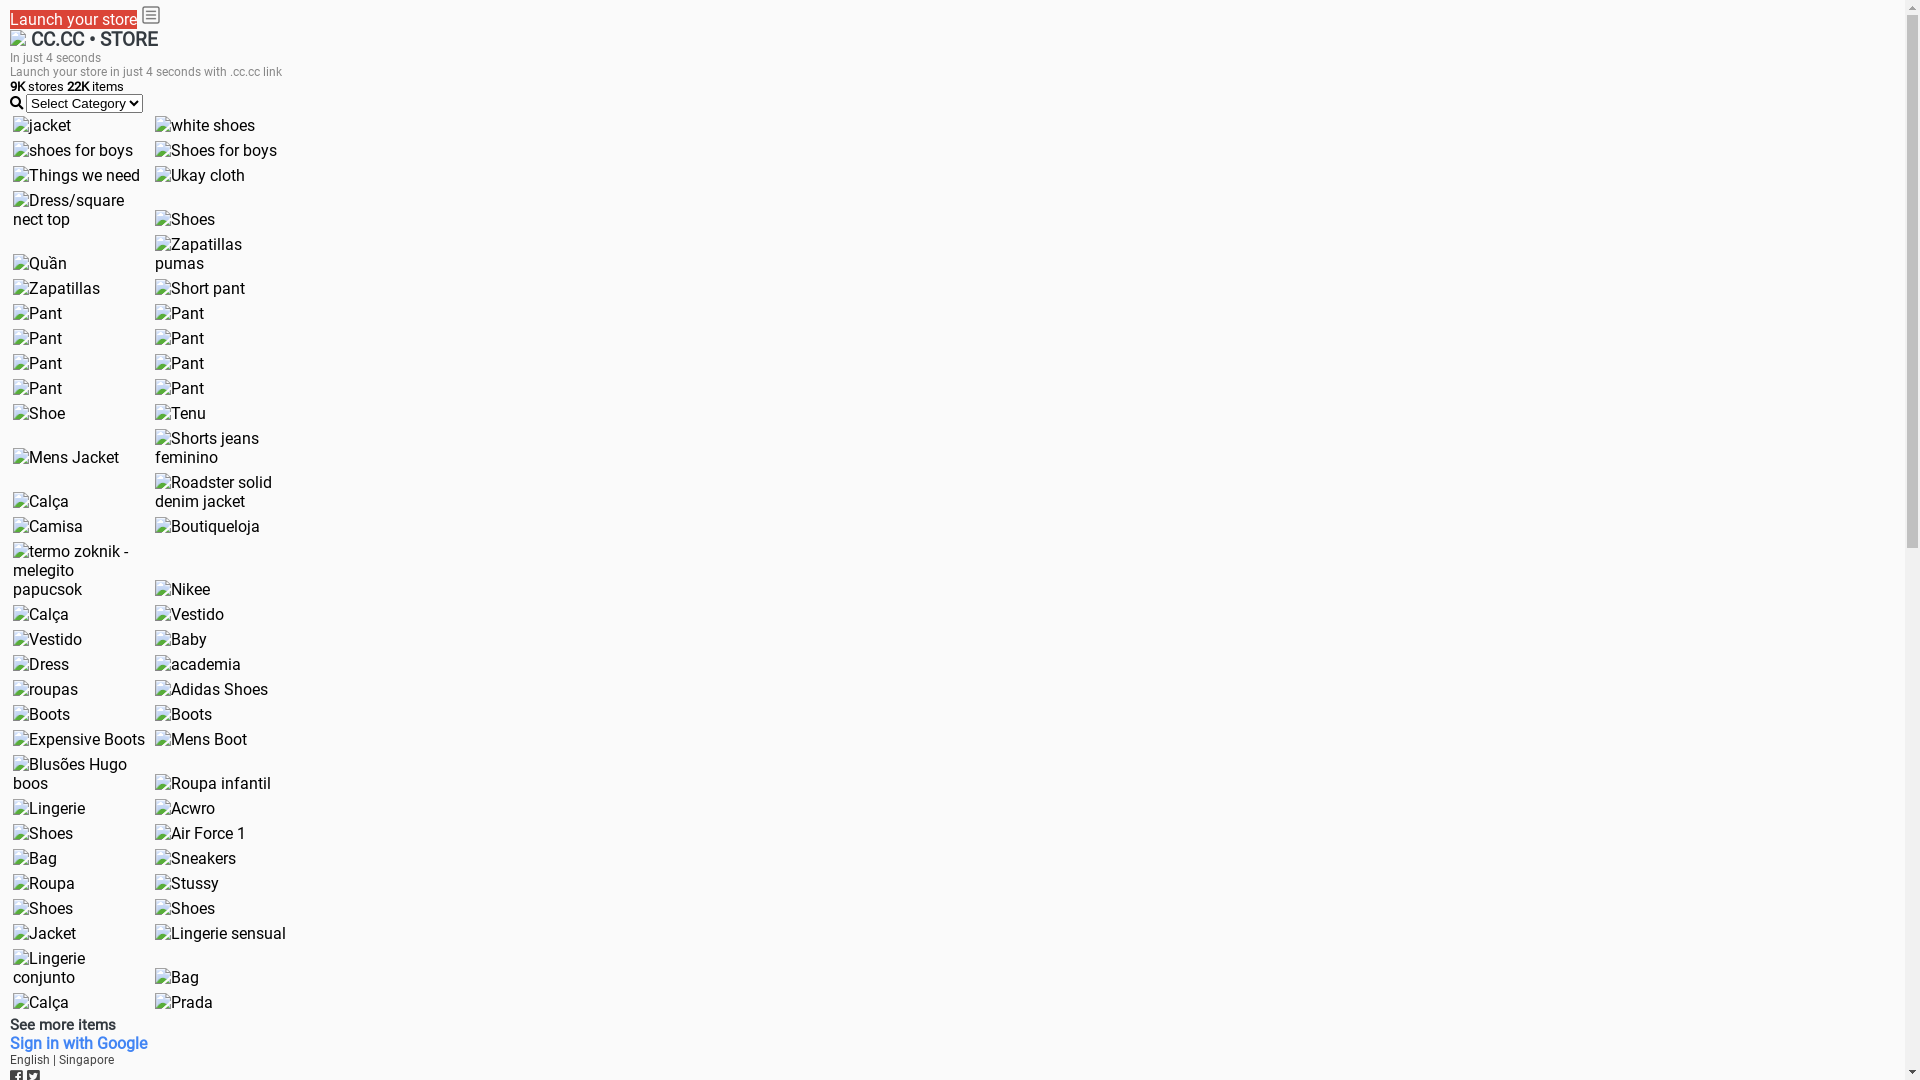 This screenshot has height=1080, width=1920. I want to click on 'Boots', so click(183, 713).